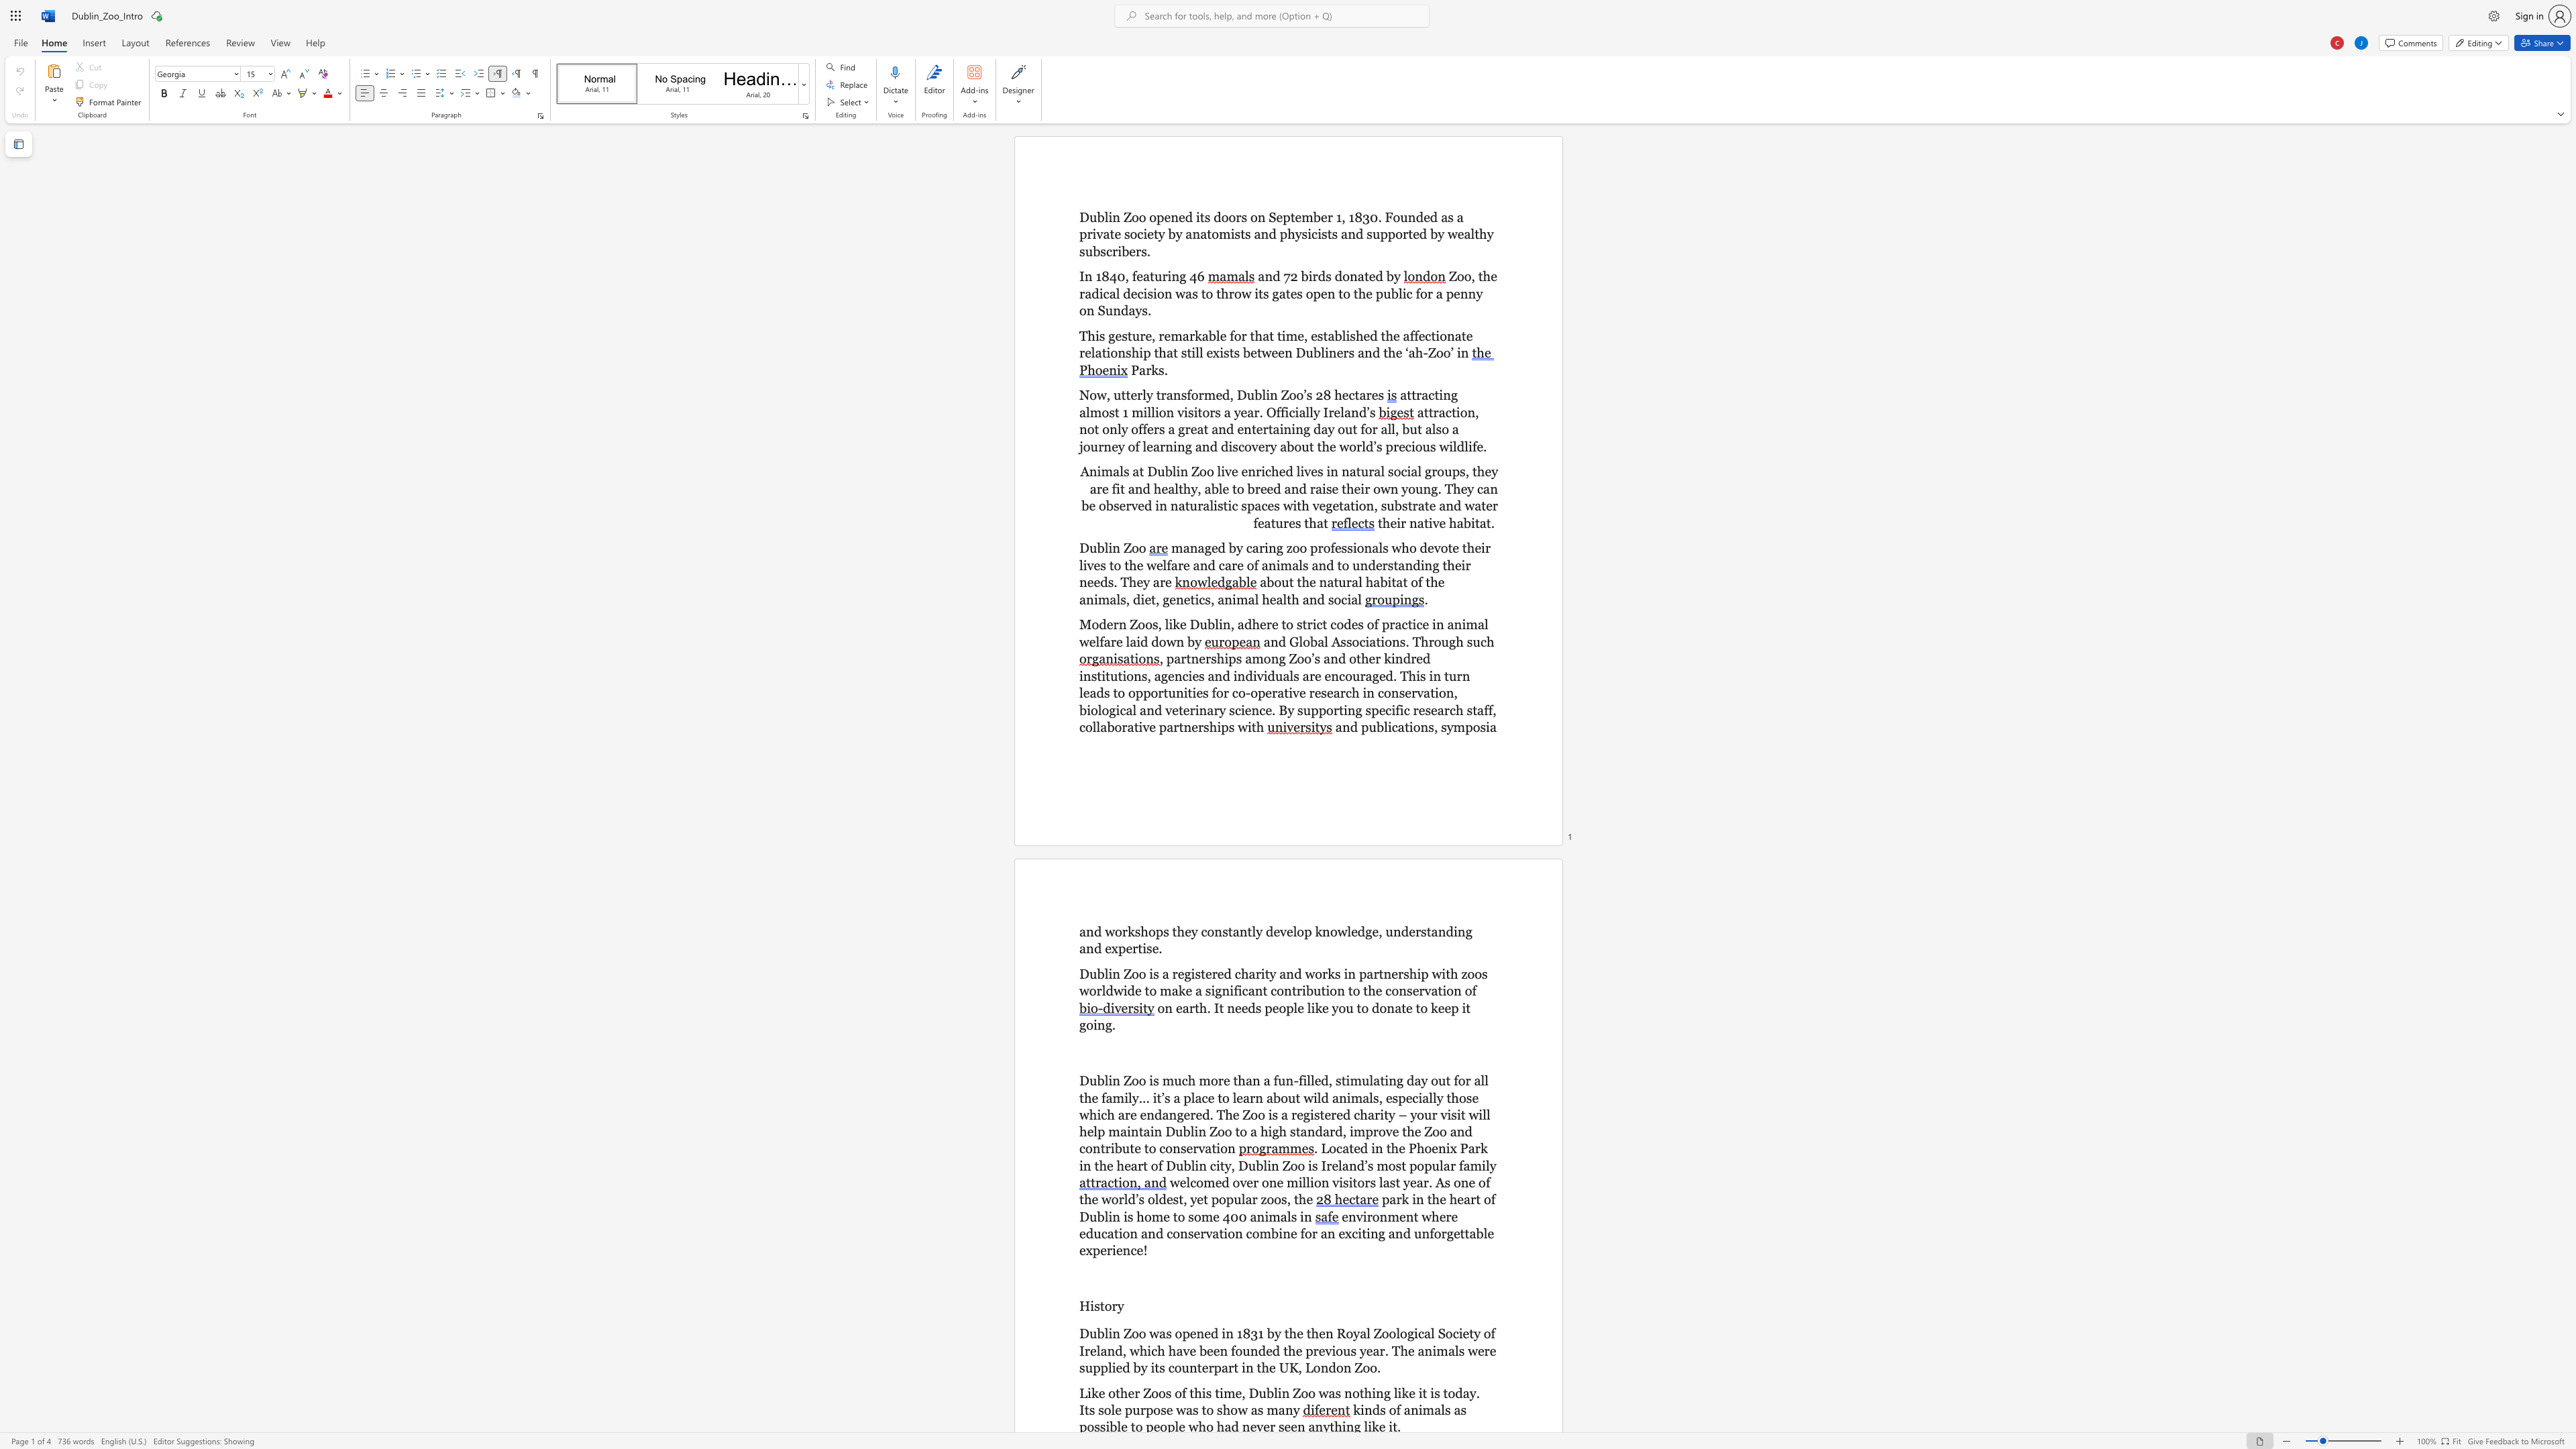  I want to click on the subset text "Dublin Zoo opened its doors on September 1, 1830. Founded as a private society by anatomists and physicists and supported by wealthy subscrib" within the text "Dublin Zoo opened its doors on September 1, 1830. Founded as a private society by anatomists and physicists and supported by wealthy subscribers.", so click(1079, 217).